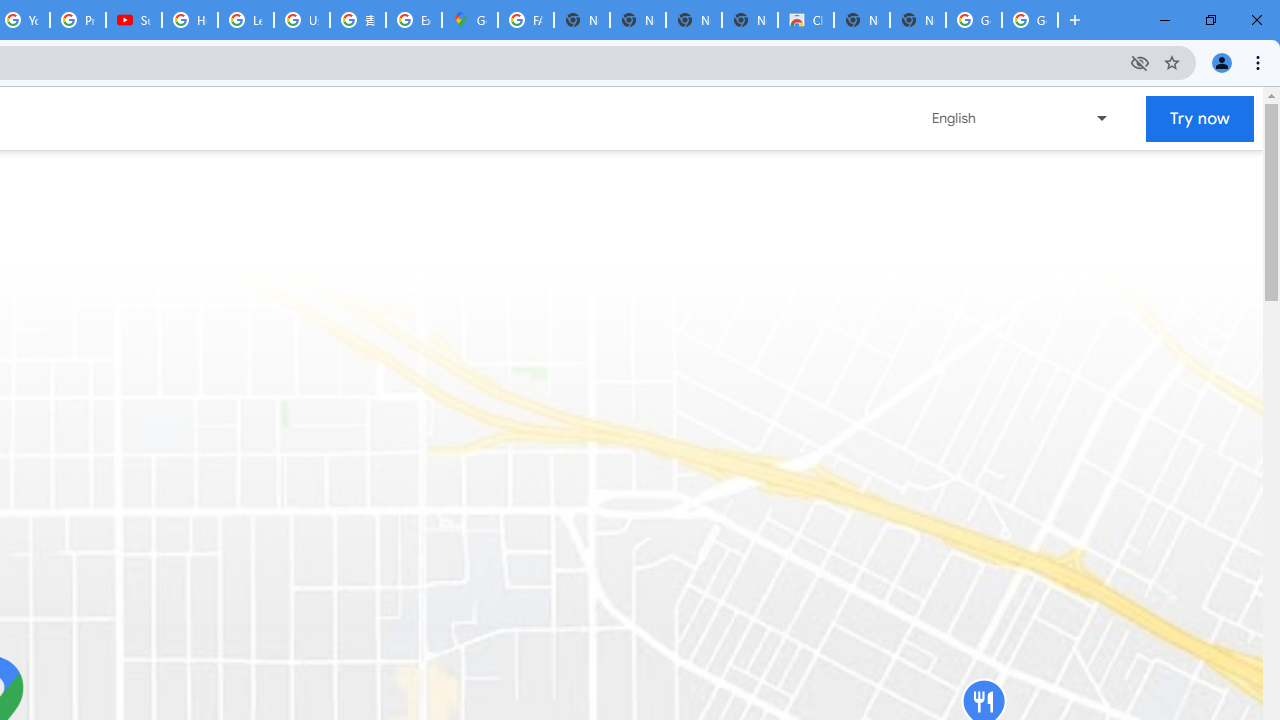  I want to click on 'New Tab', so click(916, 20).